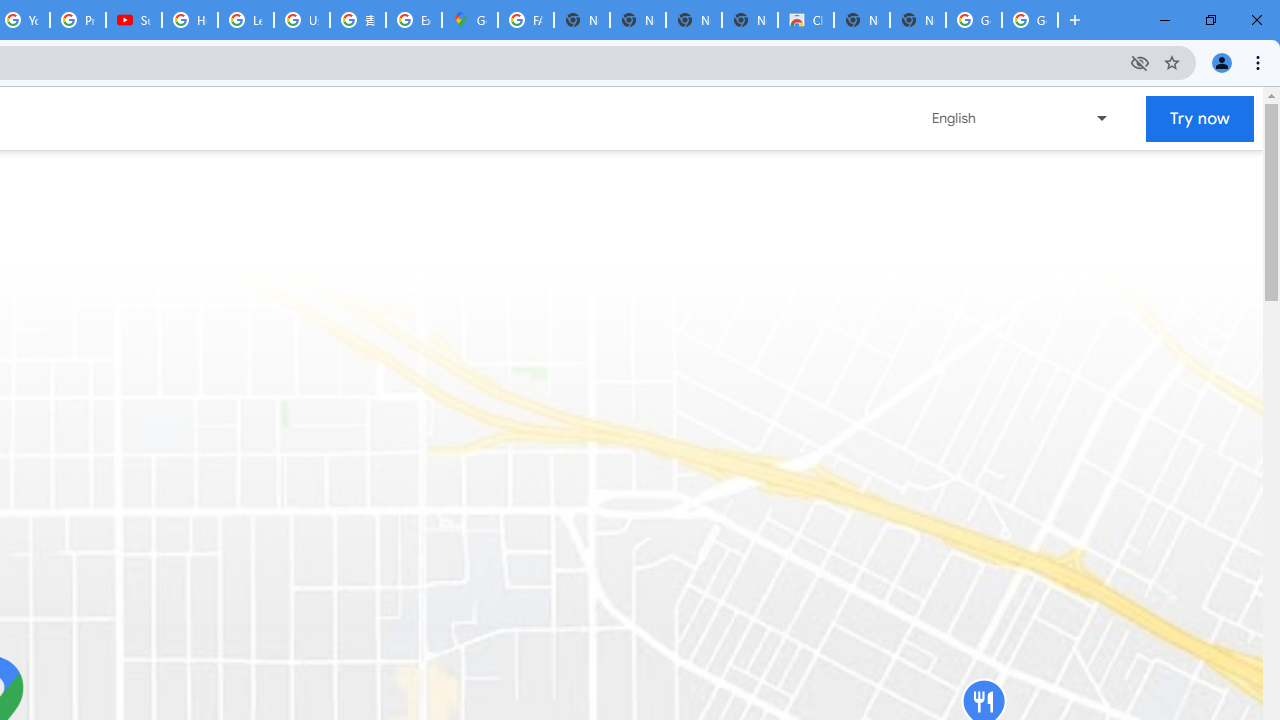  I want to click on 'New Tab', so click(916, 20).